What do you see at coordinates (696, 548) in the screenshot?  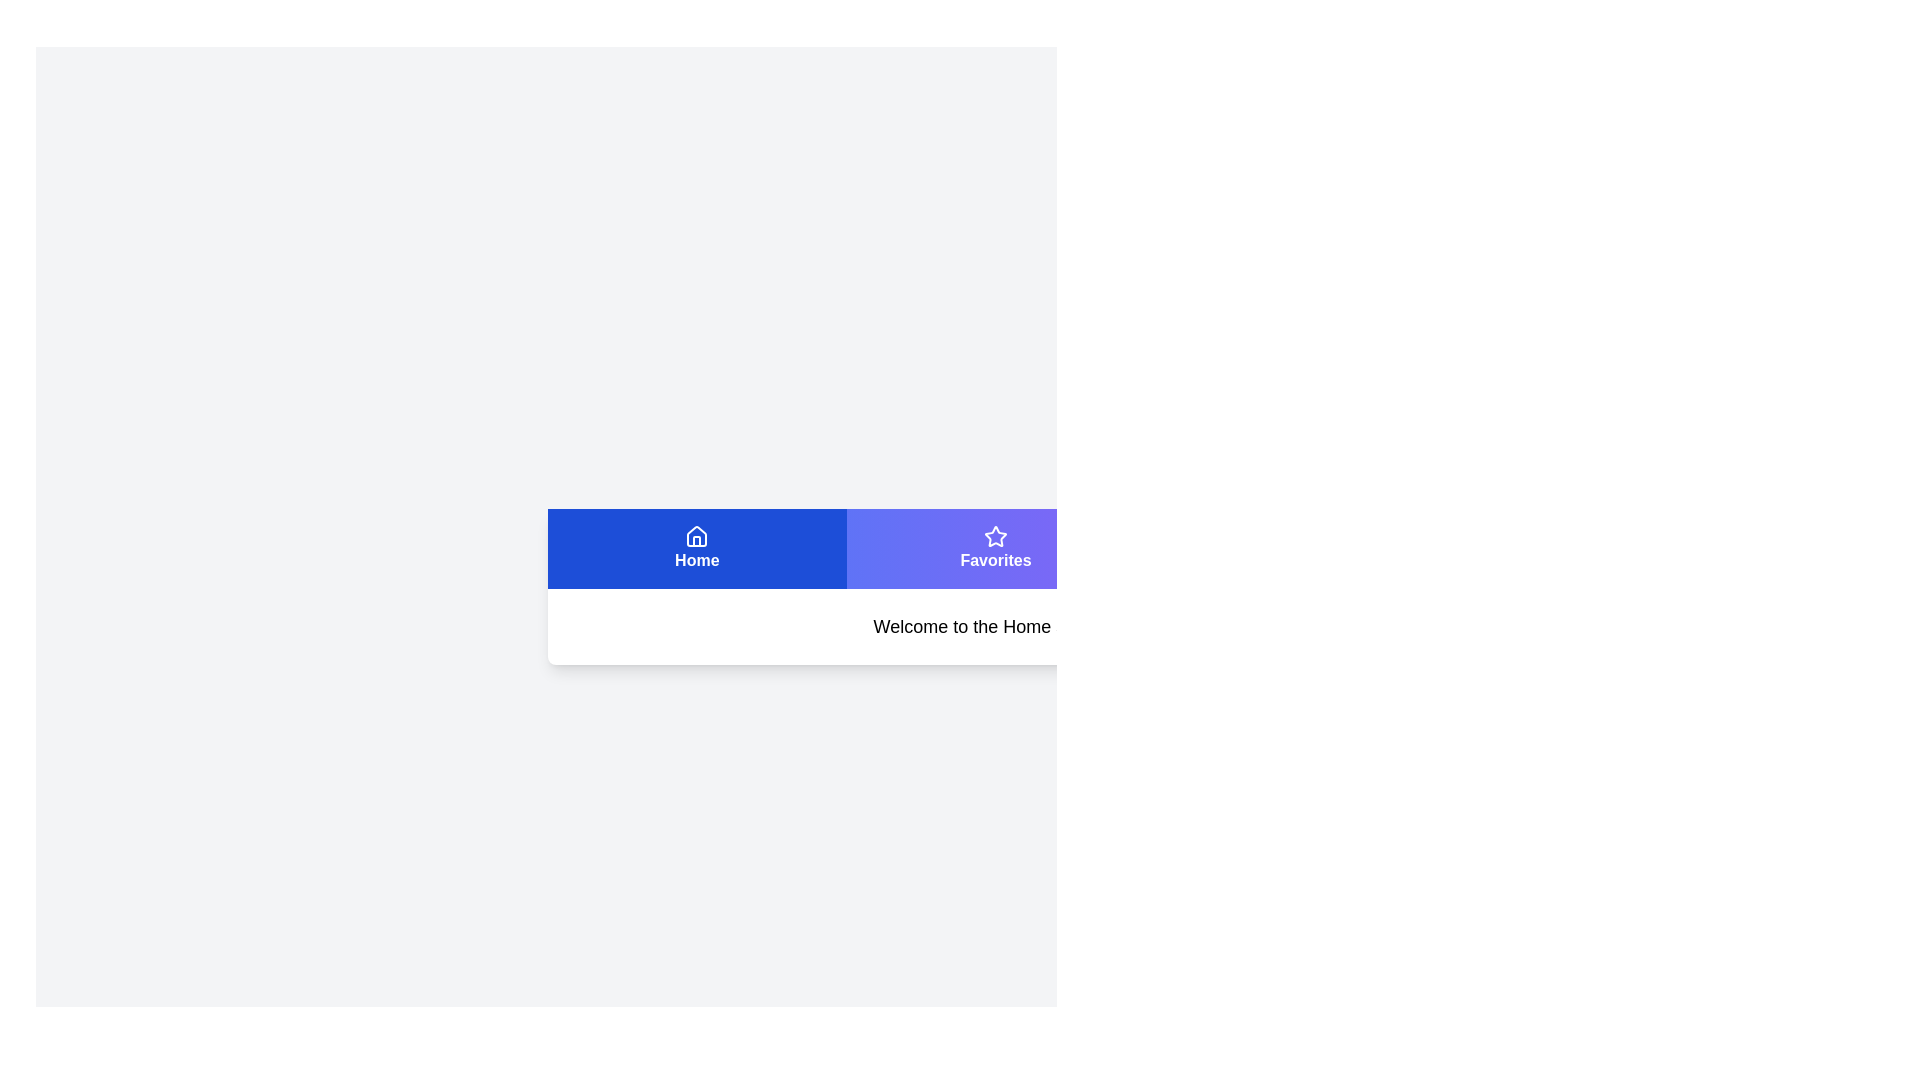 I see `the first button in the horizontal navbar` at bounding box center [696, 548].